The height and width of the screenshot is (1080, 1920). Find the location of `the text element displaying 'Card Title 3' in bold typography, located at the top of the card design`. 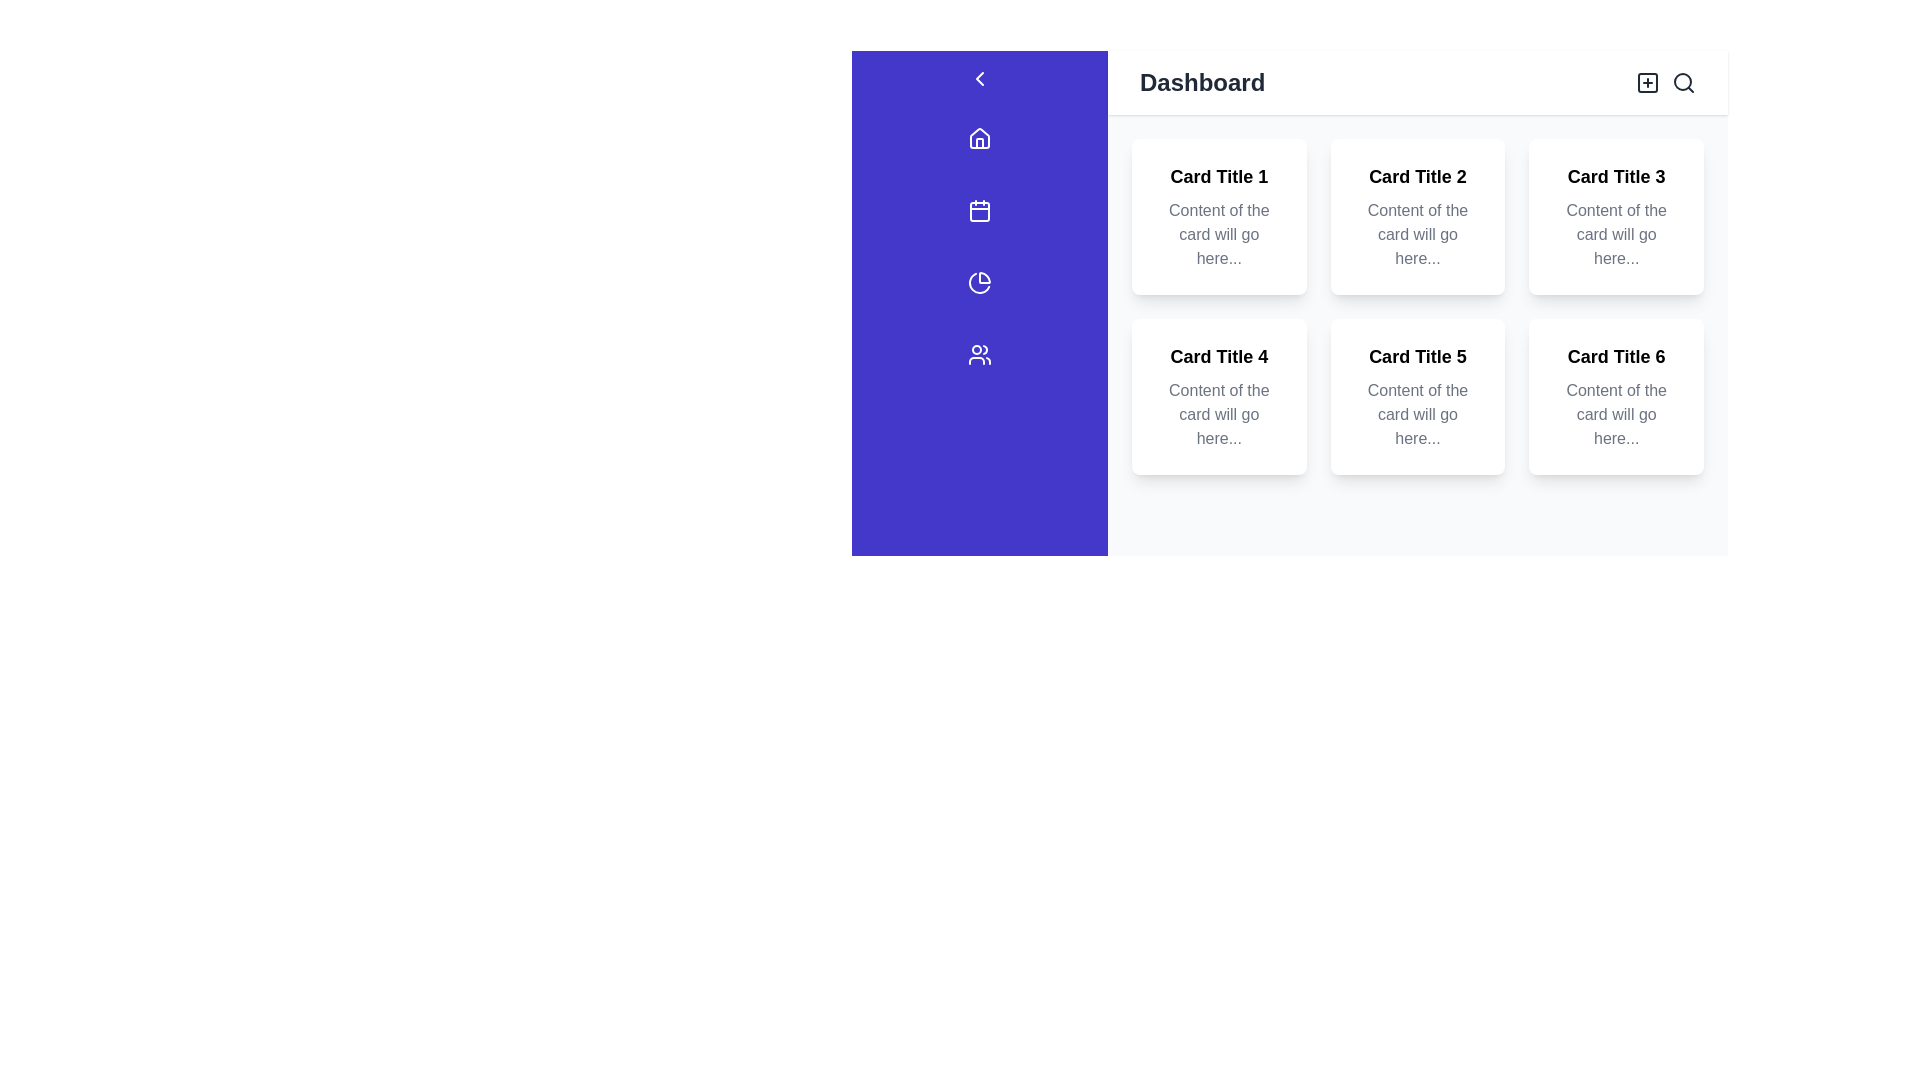

the text element displaying 'Card Title 3' in bold typography, located at the top of the card design is located at coordinates (1616, 176).